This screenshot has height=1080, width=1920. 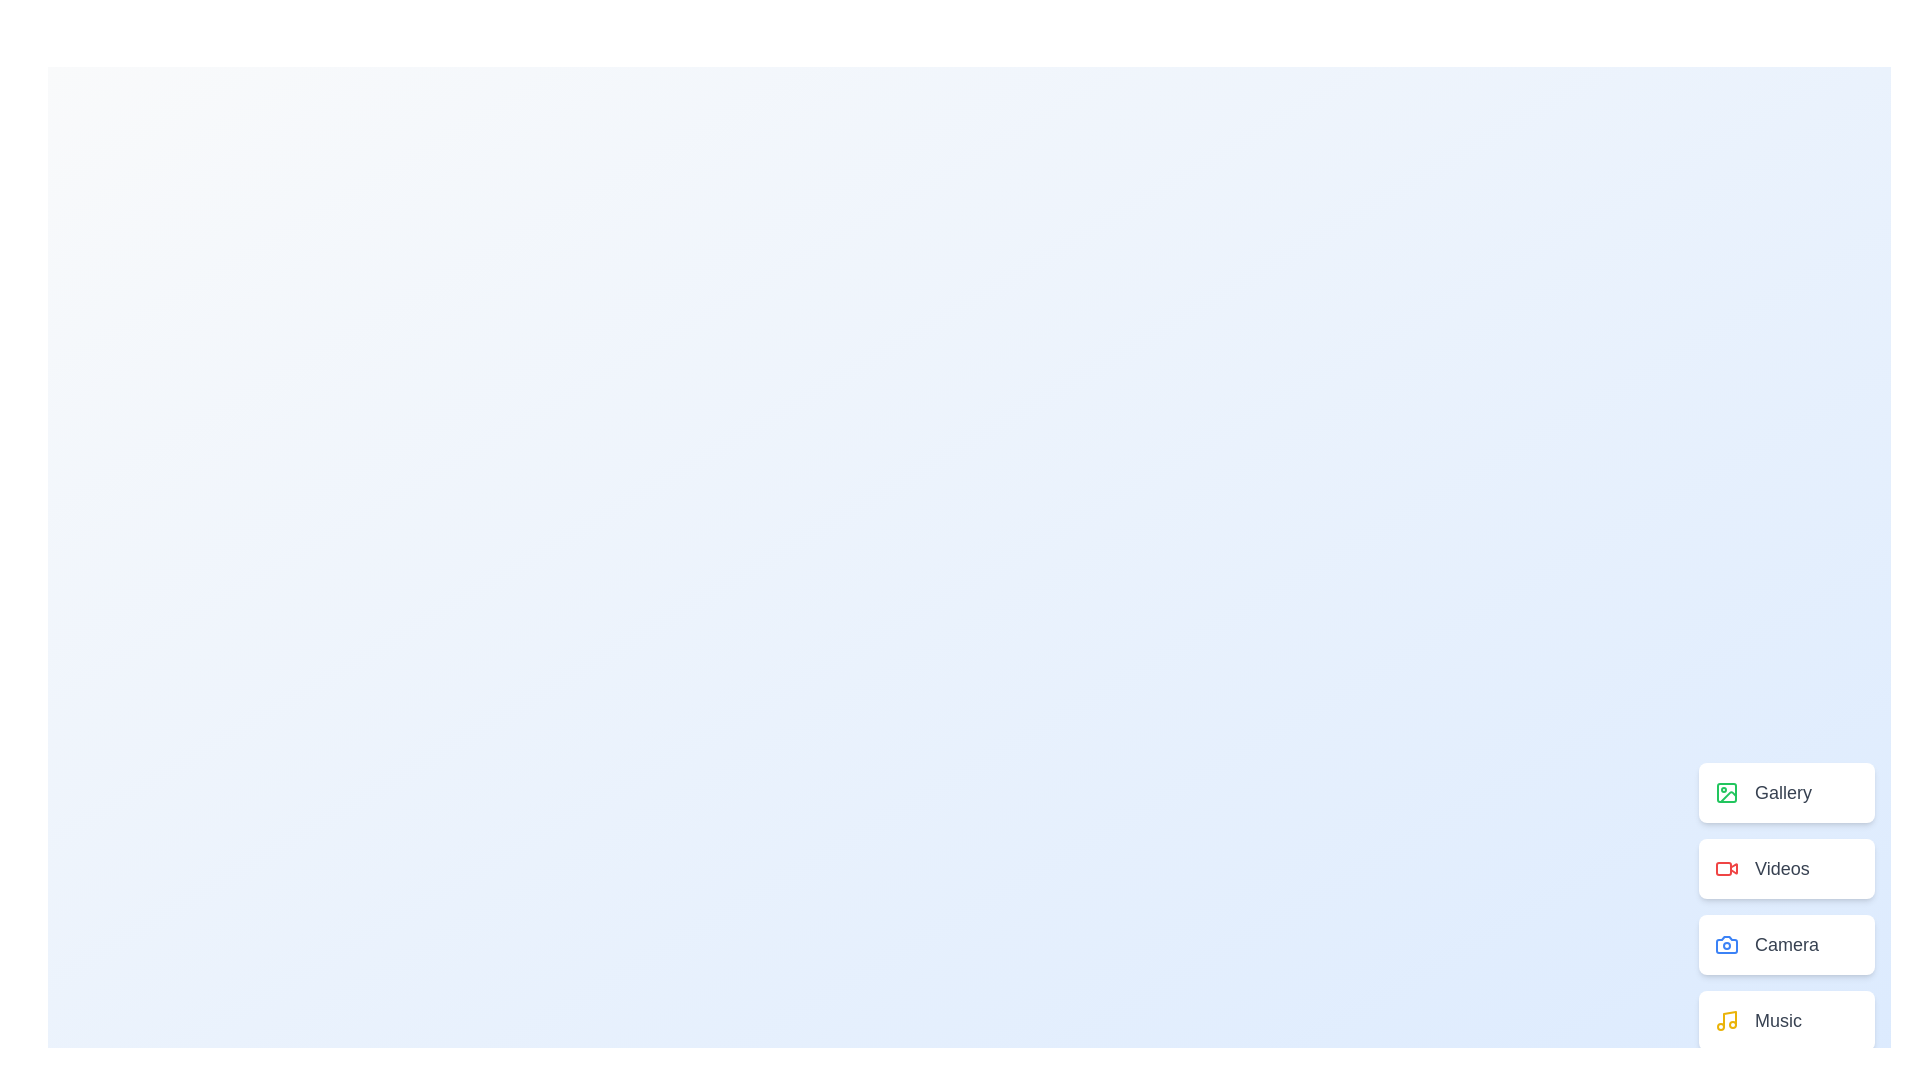 What do you see at coordinates (1786, 1021) in the screenshot?
I see `the menu item labeled Music` at bounding box center [1786, 1021].